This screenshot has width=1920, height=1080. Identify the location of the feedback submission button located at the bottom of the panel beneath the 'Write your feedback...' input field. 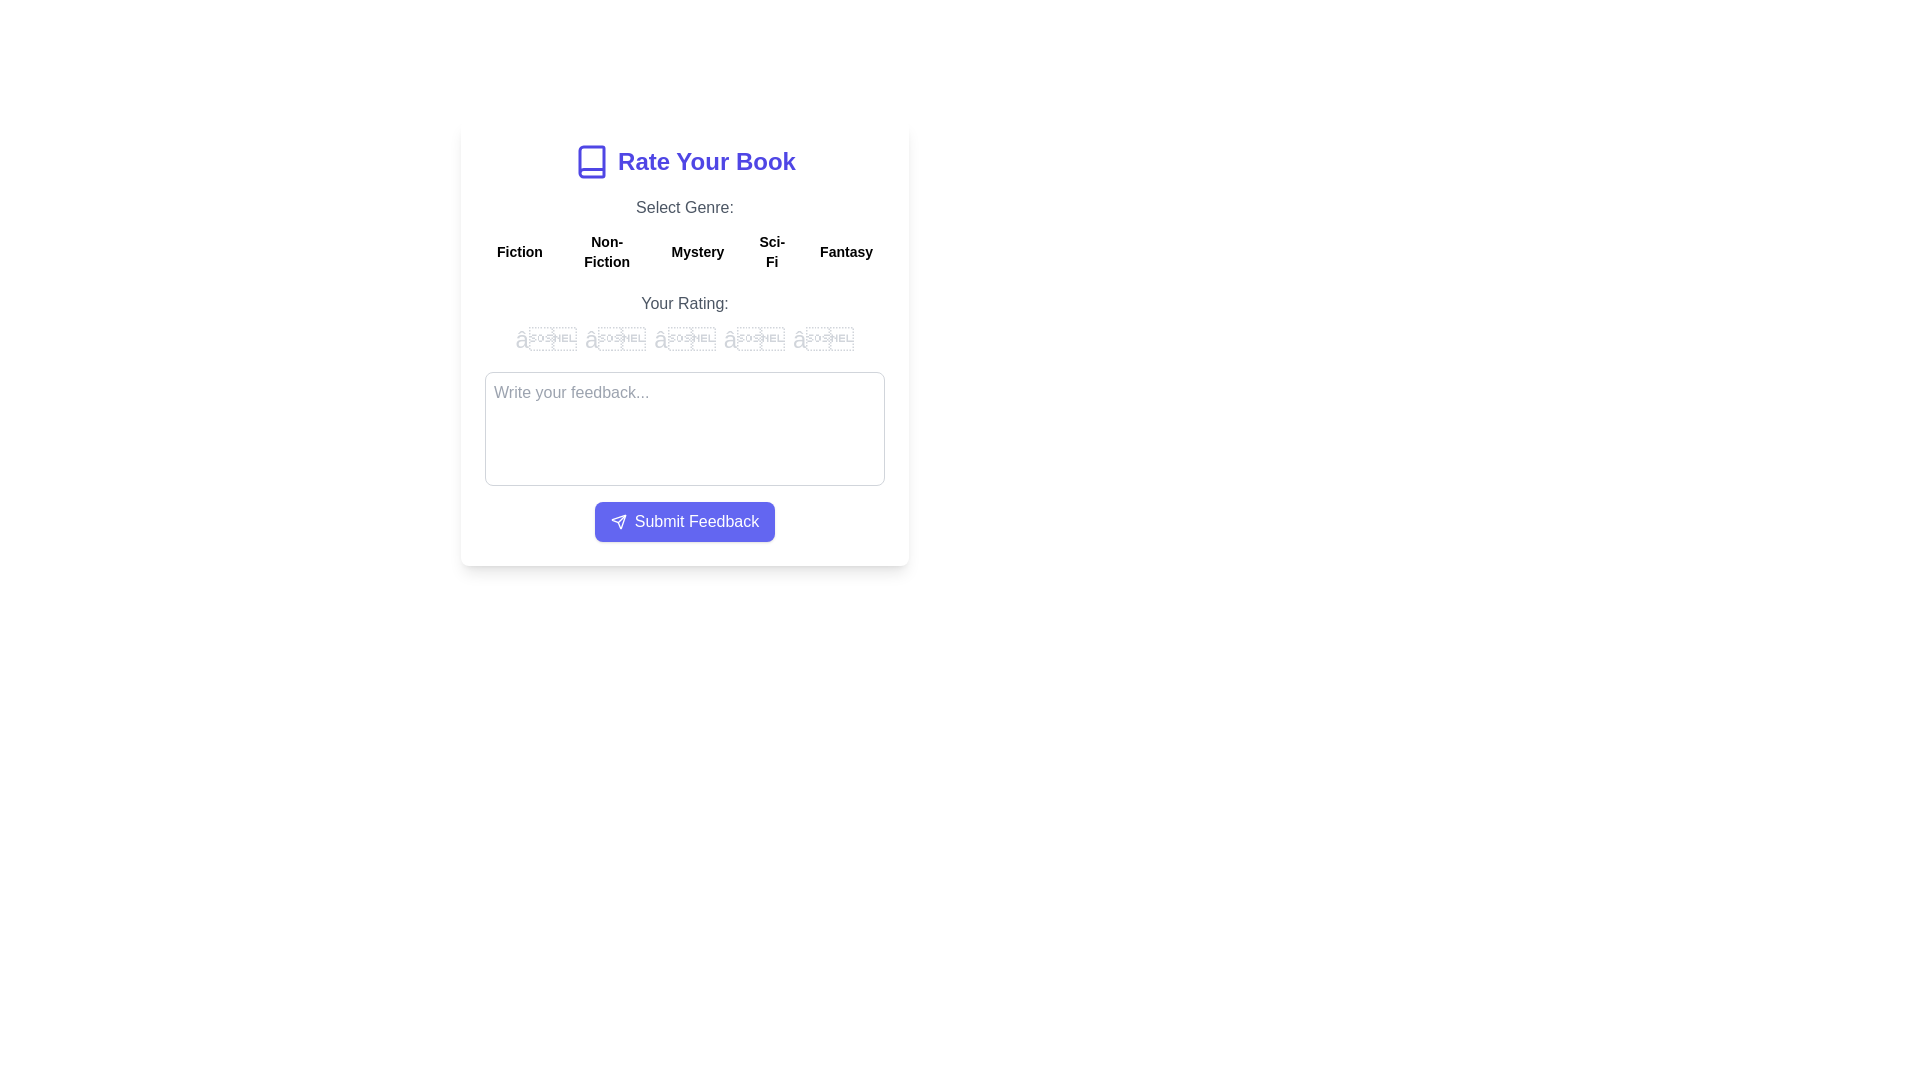
(685, 520).